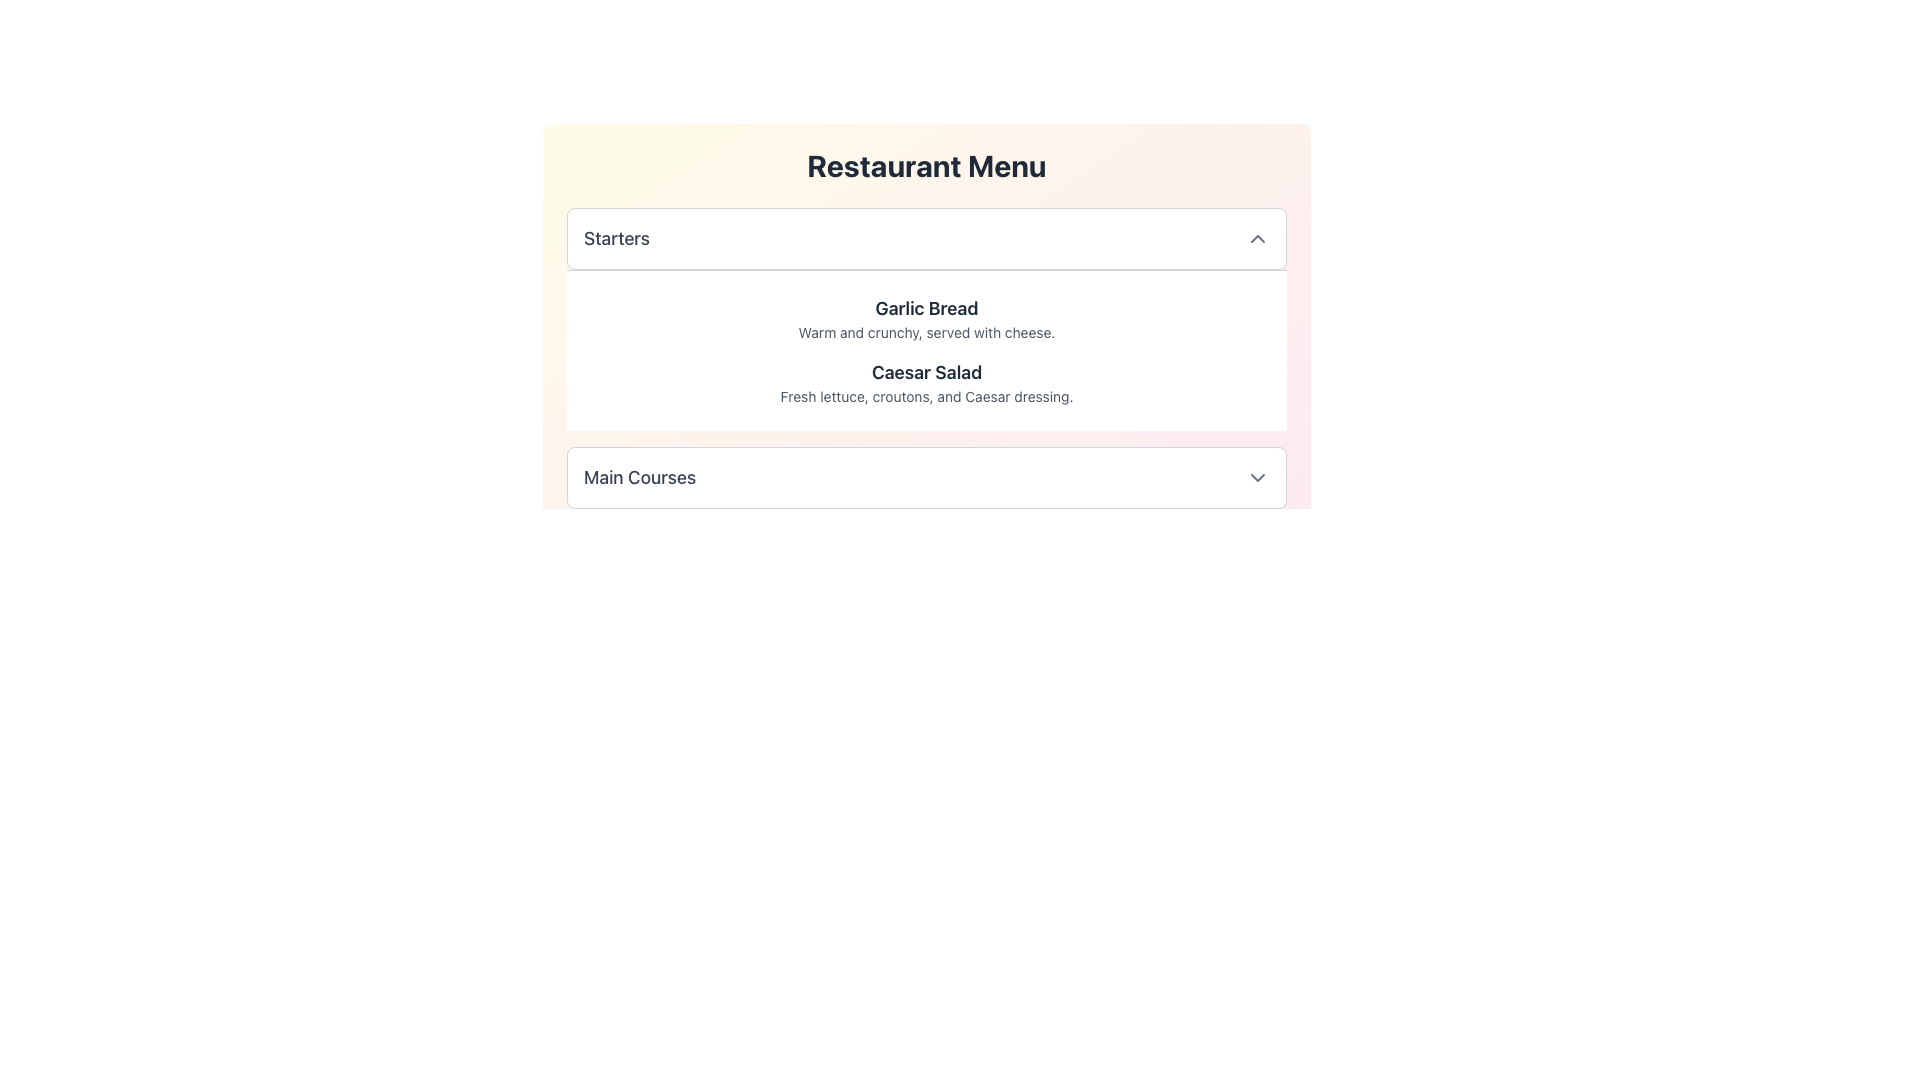 The height and width of the screenshot is (1080, 1920). Describe the element at coordinates (925, 331) in the screenshot. I see `the description text element associated with the menu item 'Garlic Bread', located in the 'Starters' section, positioned below 'Garlic Bread' and above 'Caesar Salad'` at that location.